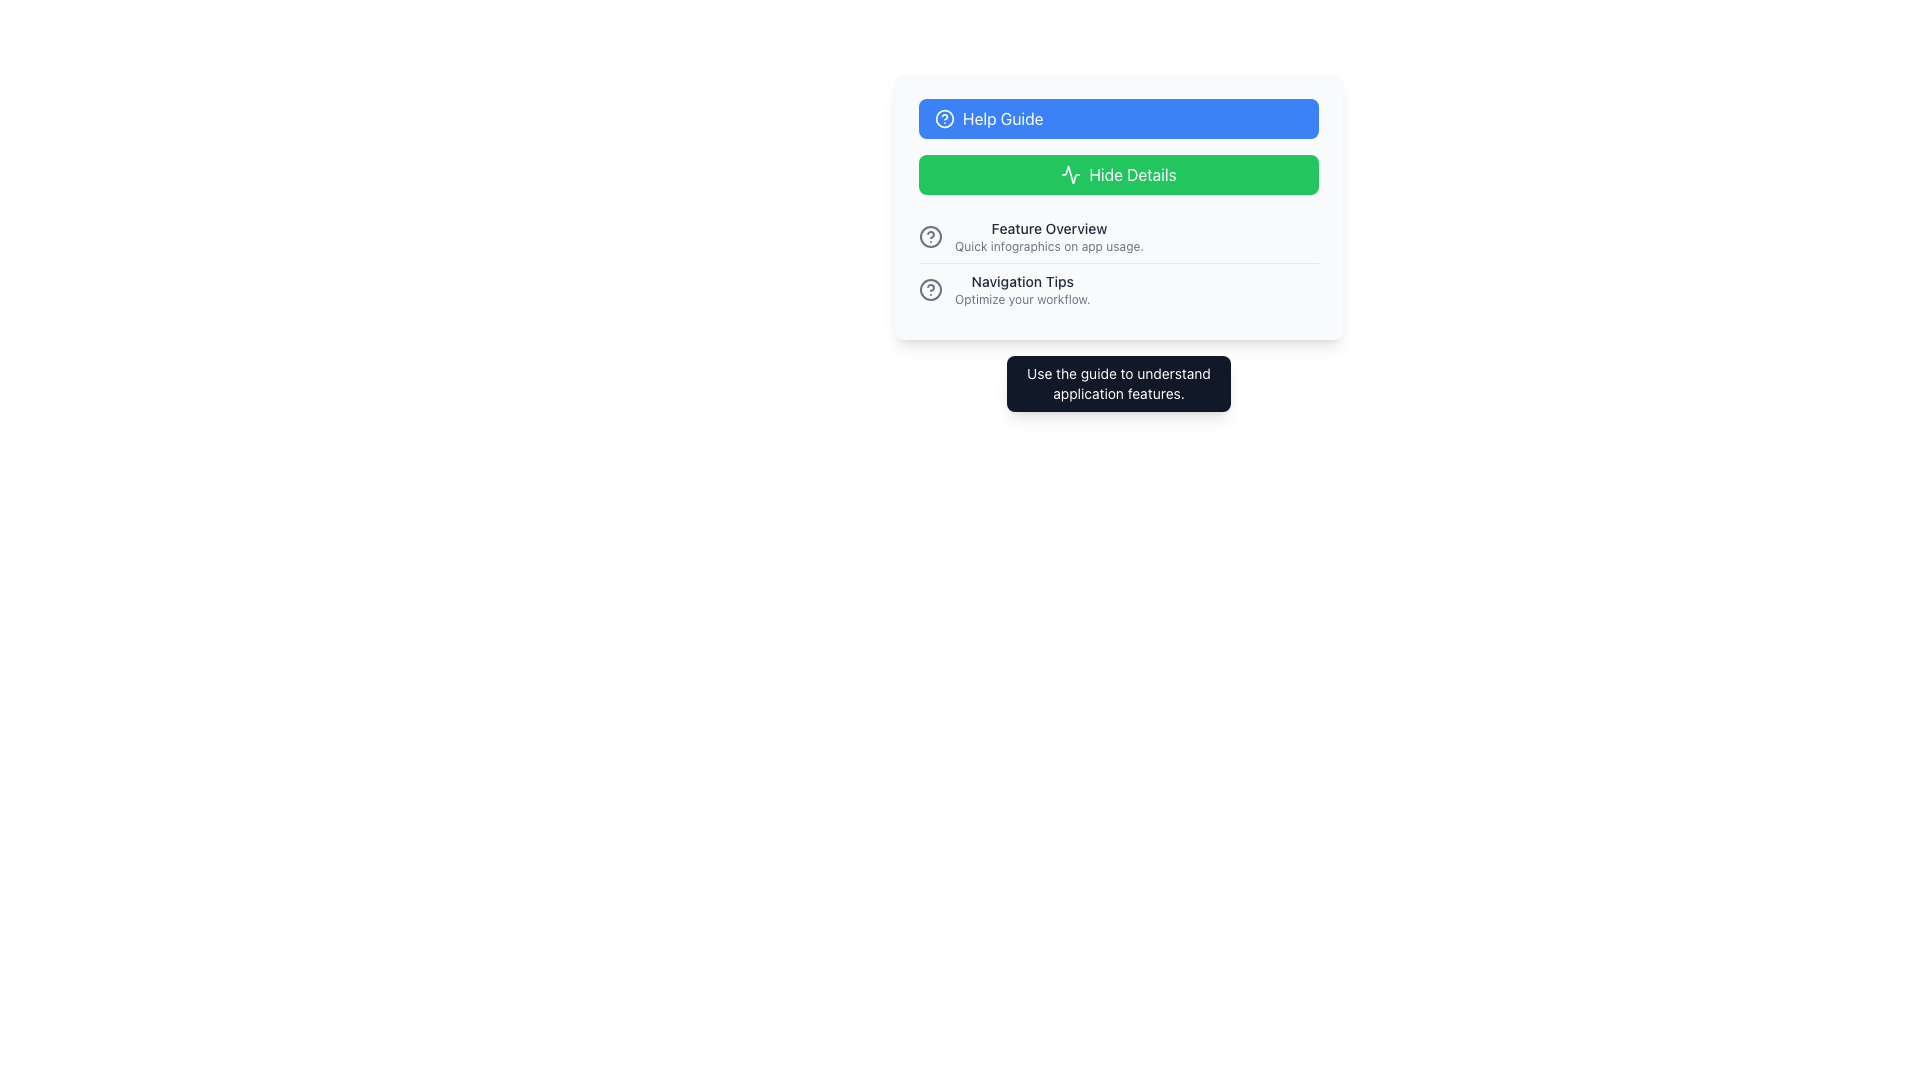 The height and width of the screenshot is (1080, 1920). Describe the element at coordinates (944, 119) in the screenshot. I see `the circular SVG graphical element within the 'Help Guide' button` at that location.